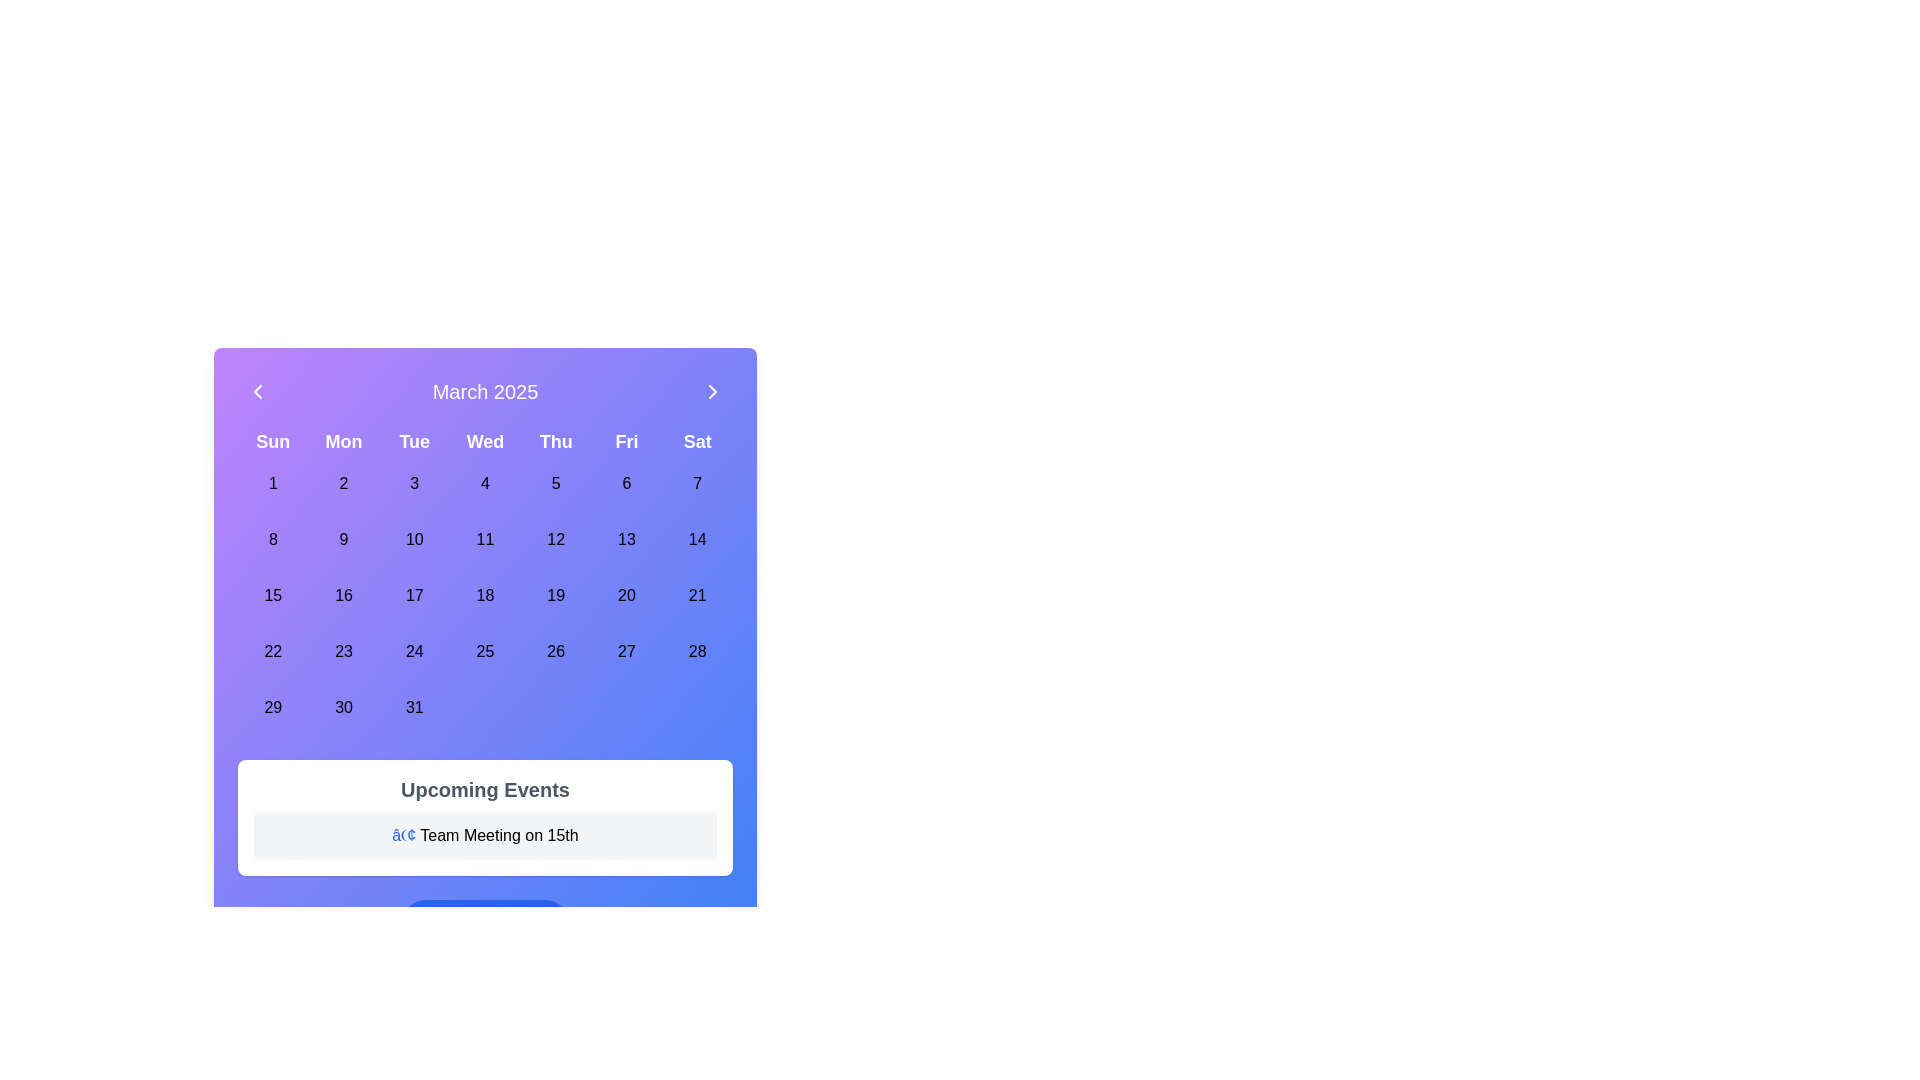 This screenshot has width=1920, height=1080. Describe the element at coordinates (344, 595) in the screenshot. I see `the button representing the calendar cell displaying the numeral '16'` at that location.